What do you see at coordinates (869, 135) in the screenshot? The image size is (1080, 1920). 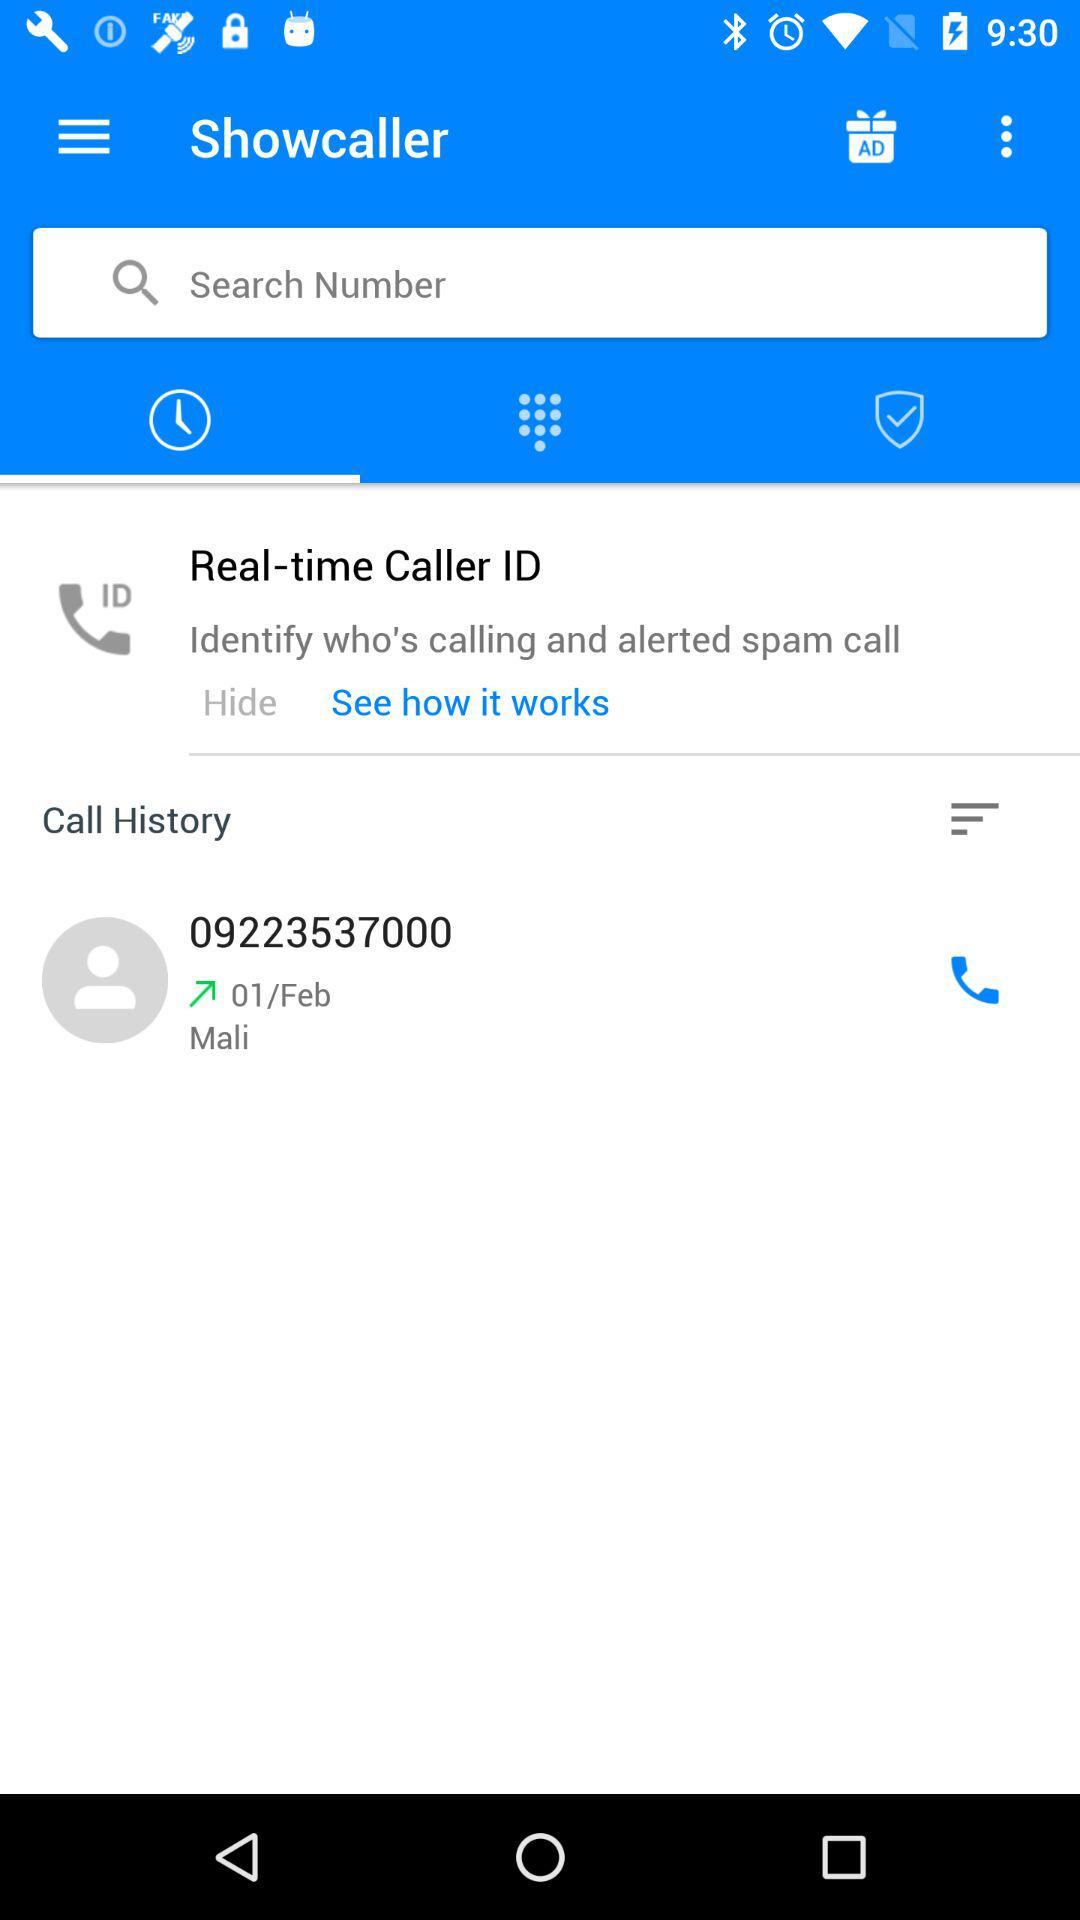 I see `advertisement` at bounding box center [869, 135].